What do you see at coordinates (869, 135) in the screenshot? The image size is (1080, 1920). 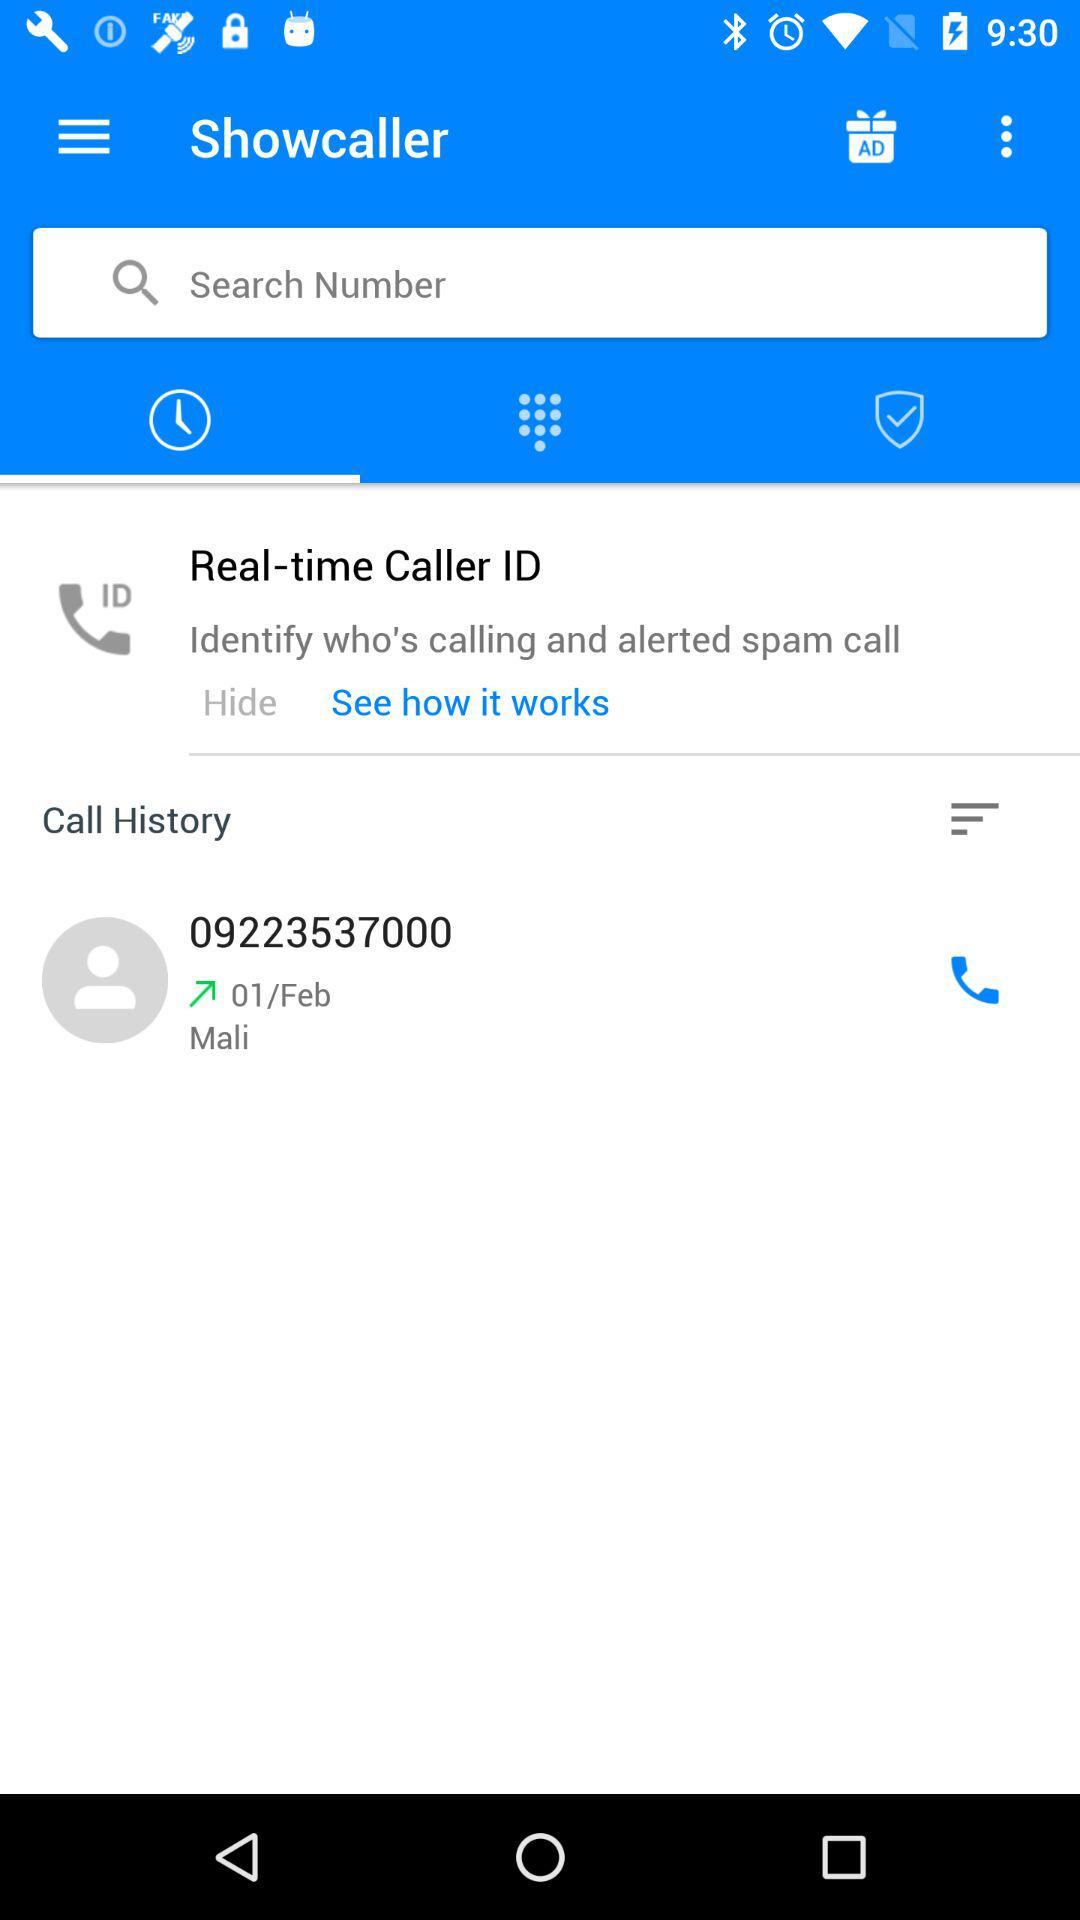 I see `advertisement` at bounding box center [869, 135].